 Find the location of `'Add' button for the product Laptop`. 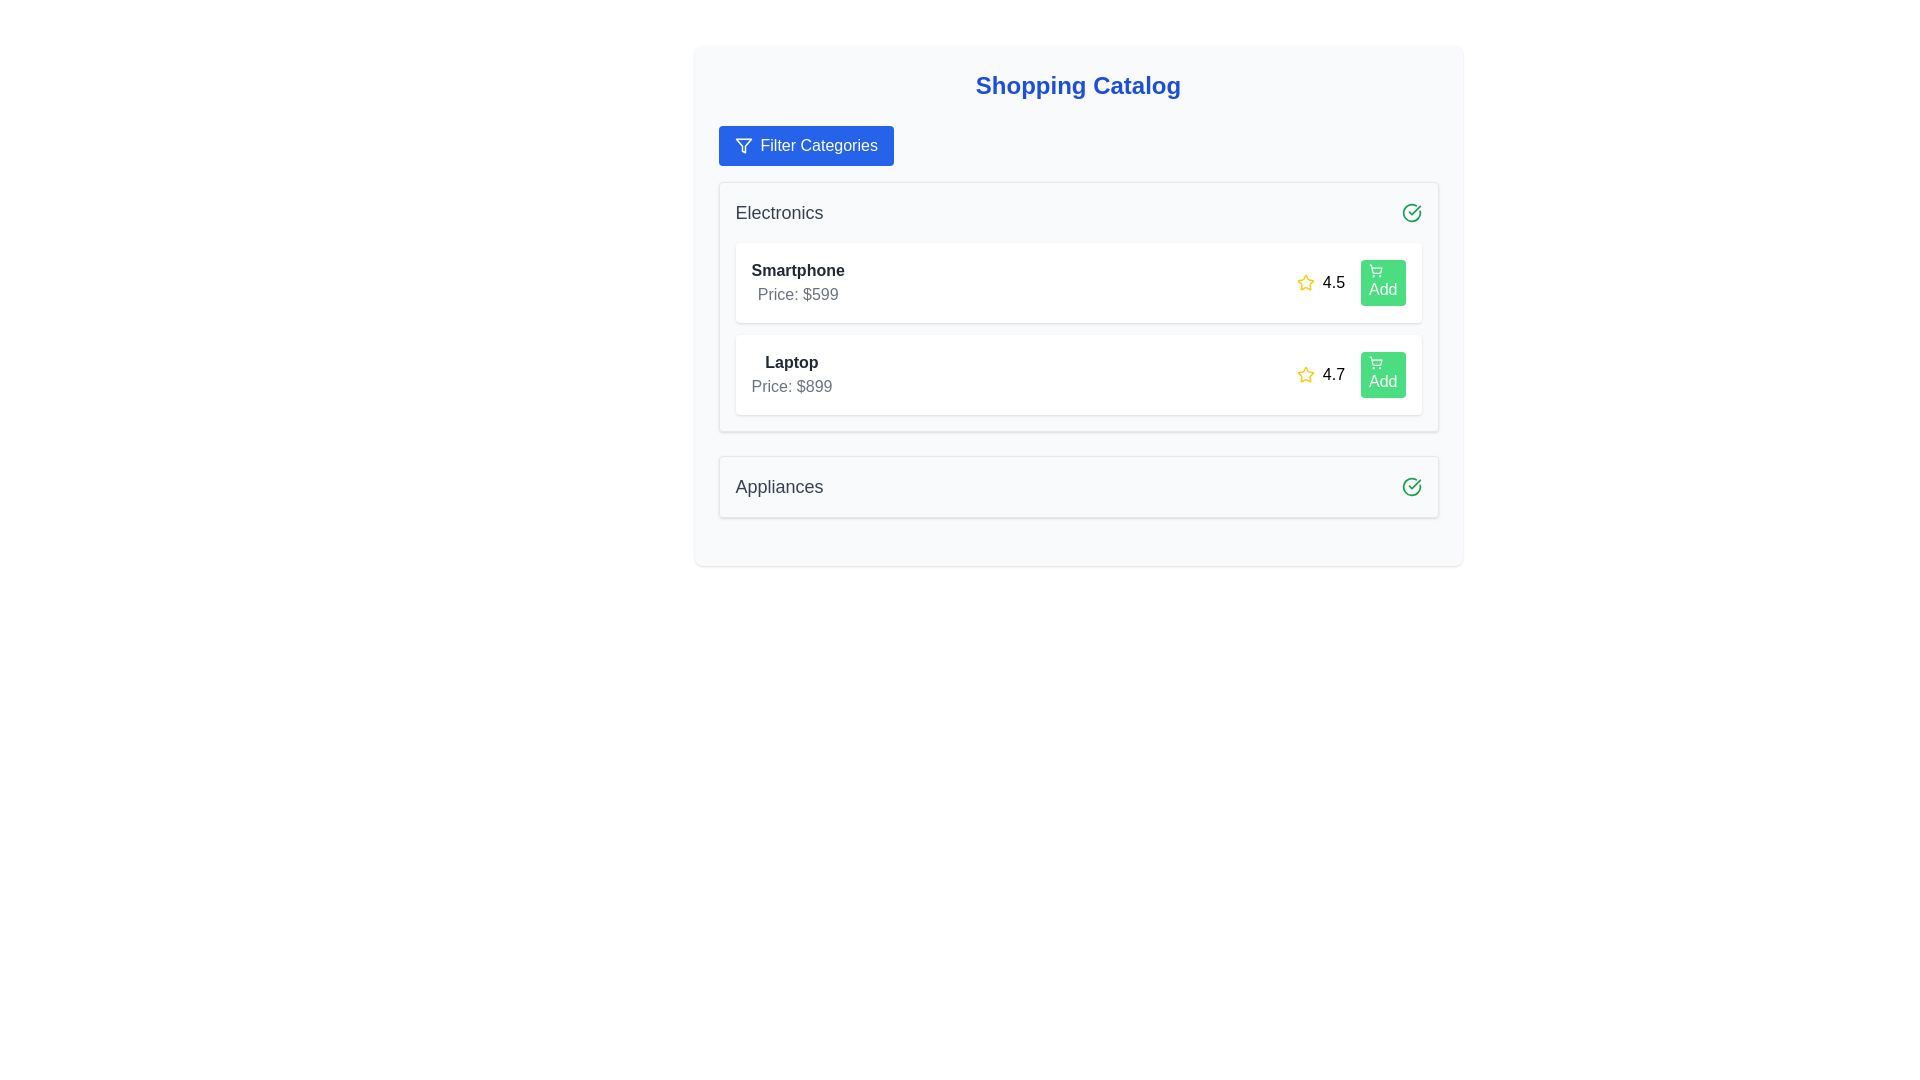

'Add' button for the product Laptop is located at coordinates (1382, 374).